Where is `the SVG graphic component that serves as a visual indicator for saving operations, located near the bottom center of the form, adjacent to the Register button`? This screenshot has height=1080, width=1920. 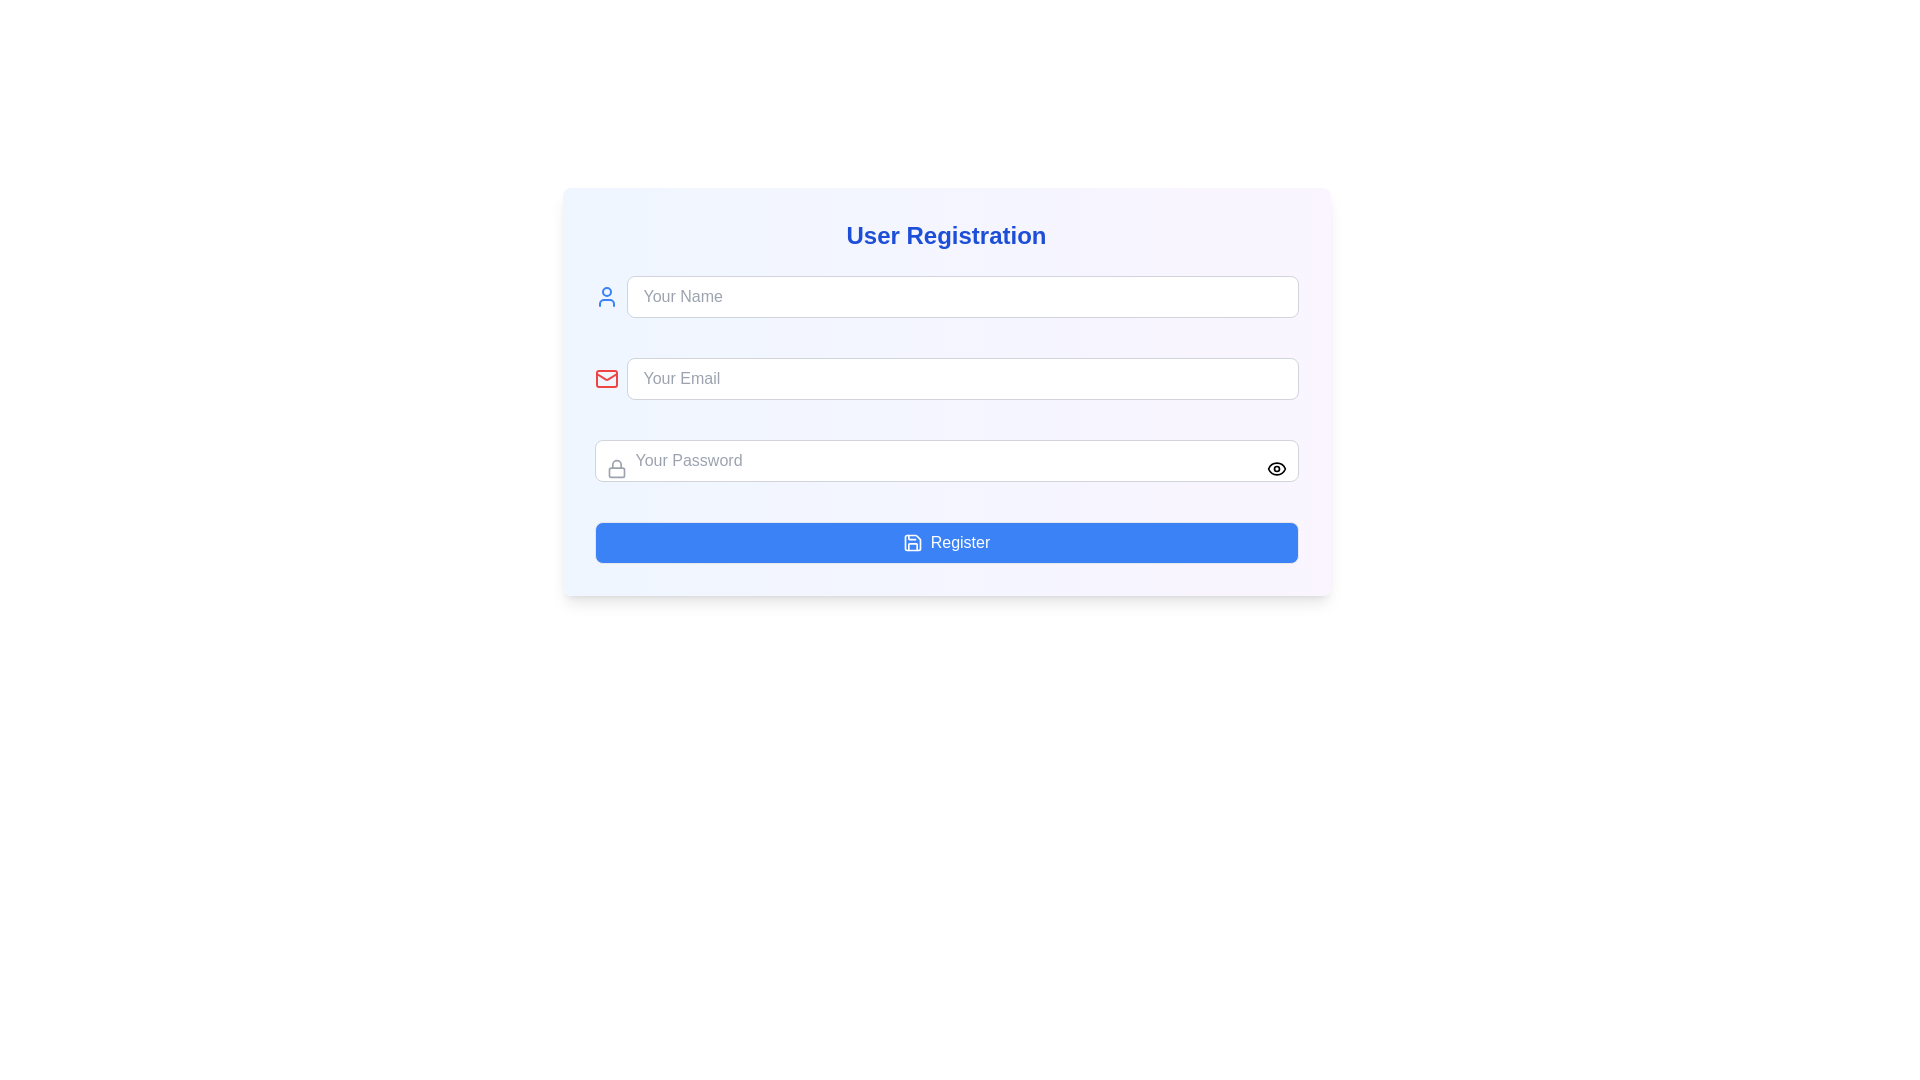 the SVG graphic component that serves as a visual indicator for saving operations, located near the bottom center of the form, adjacent to the Register button is located at coordinates (911, 543).